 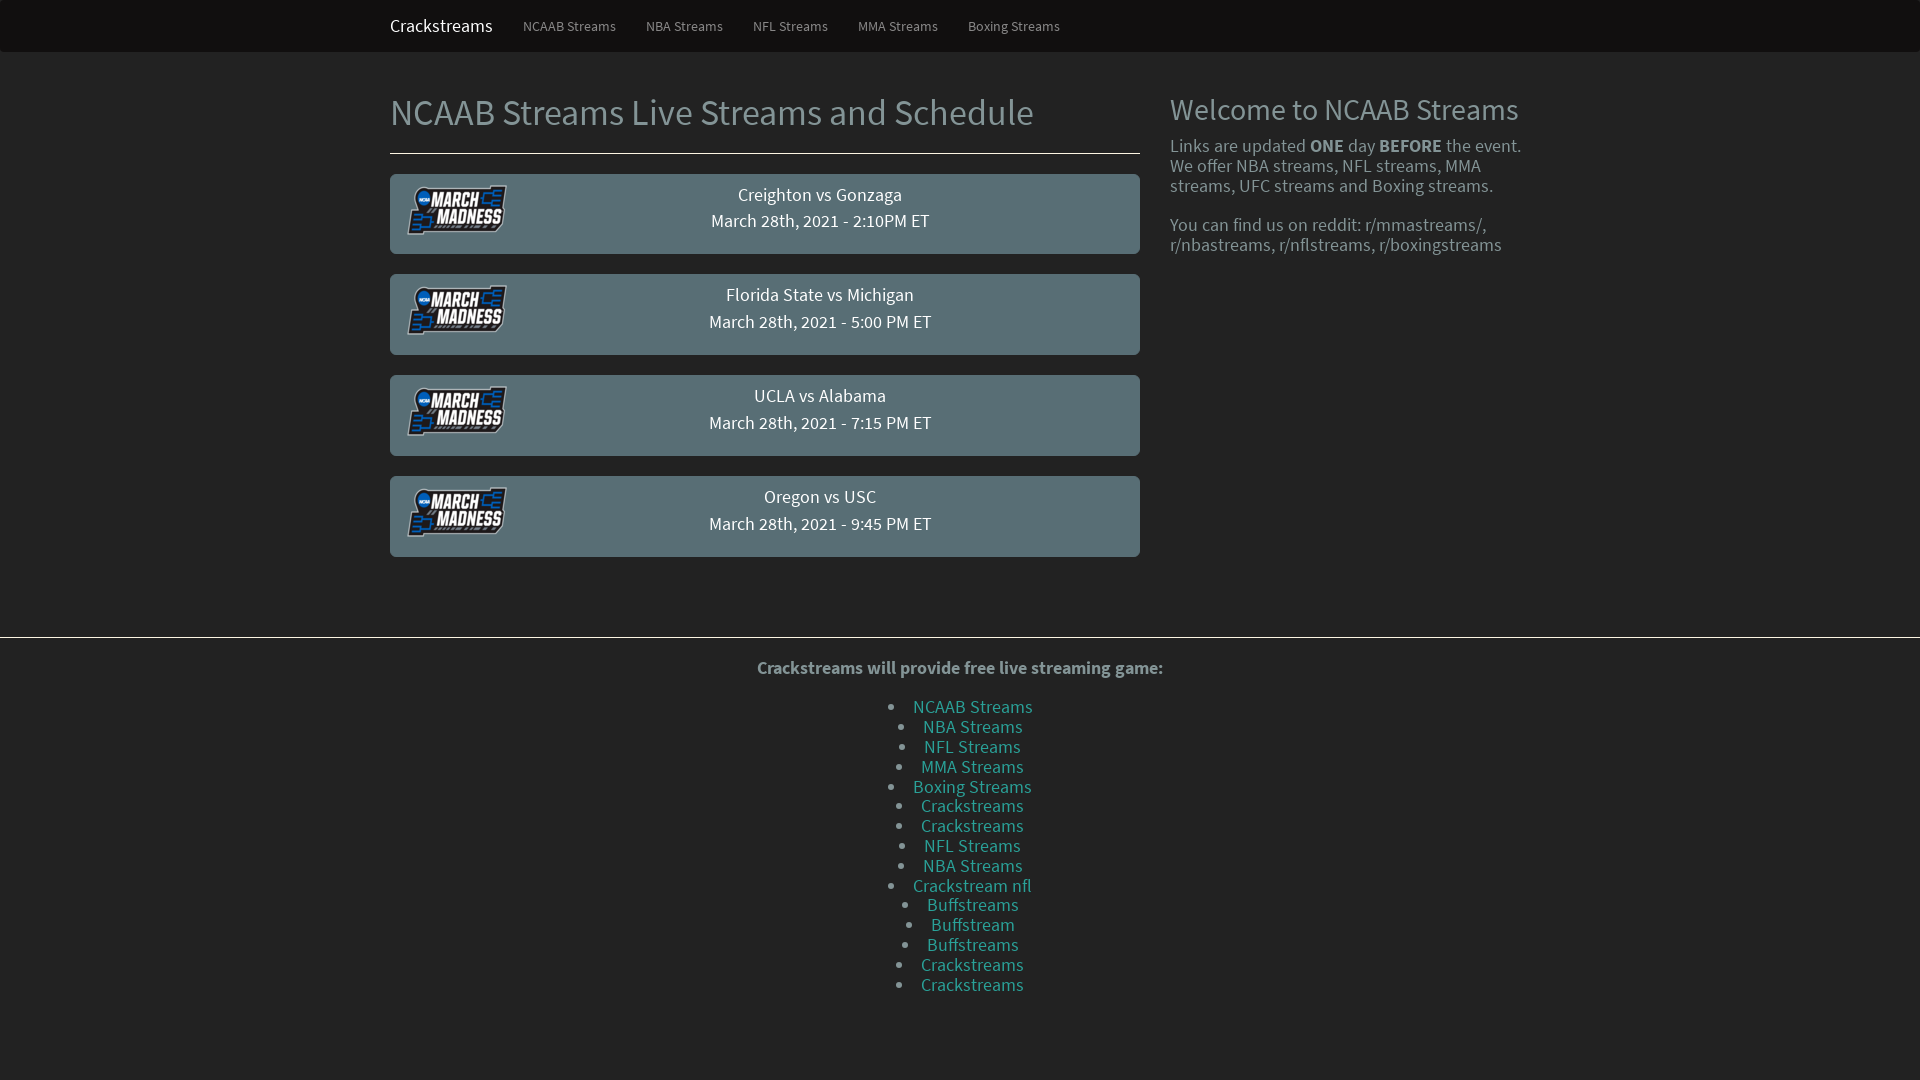 What do you see at coordinates (1013, 26) in the screenshot?
I see `'Boxing Streams'` at bounding box center [1013, 26].